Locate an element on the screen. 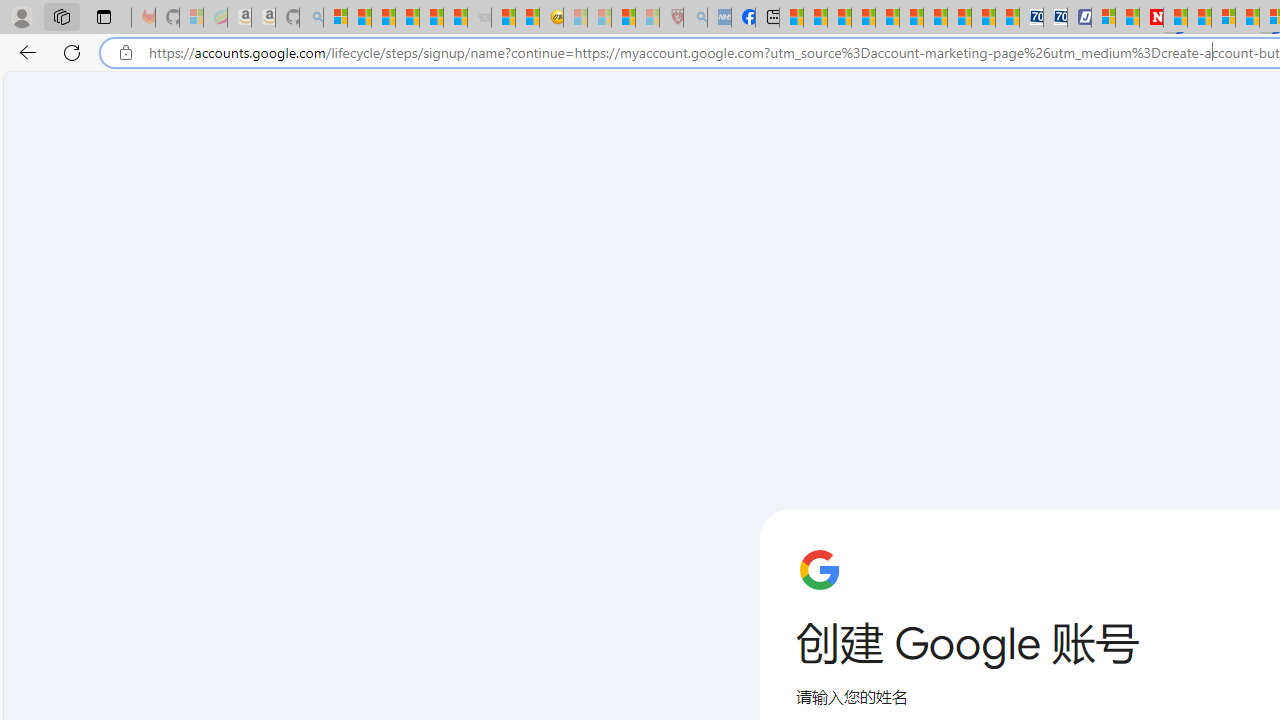 This screenshot has width=1280, height=720. 'Cheap Car Rentals - Save70.com' is located at coordinates (1031, 17).